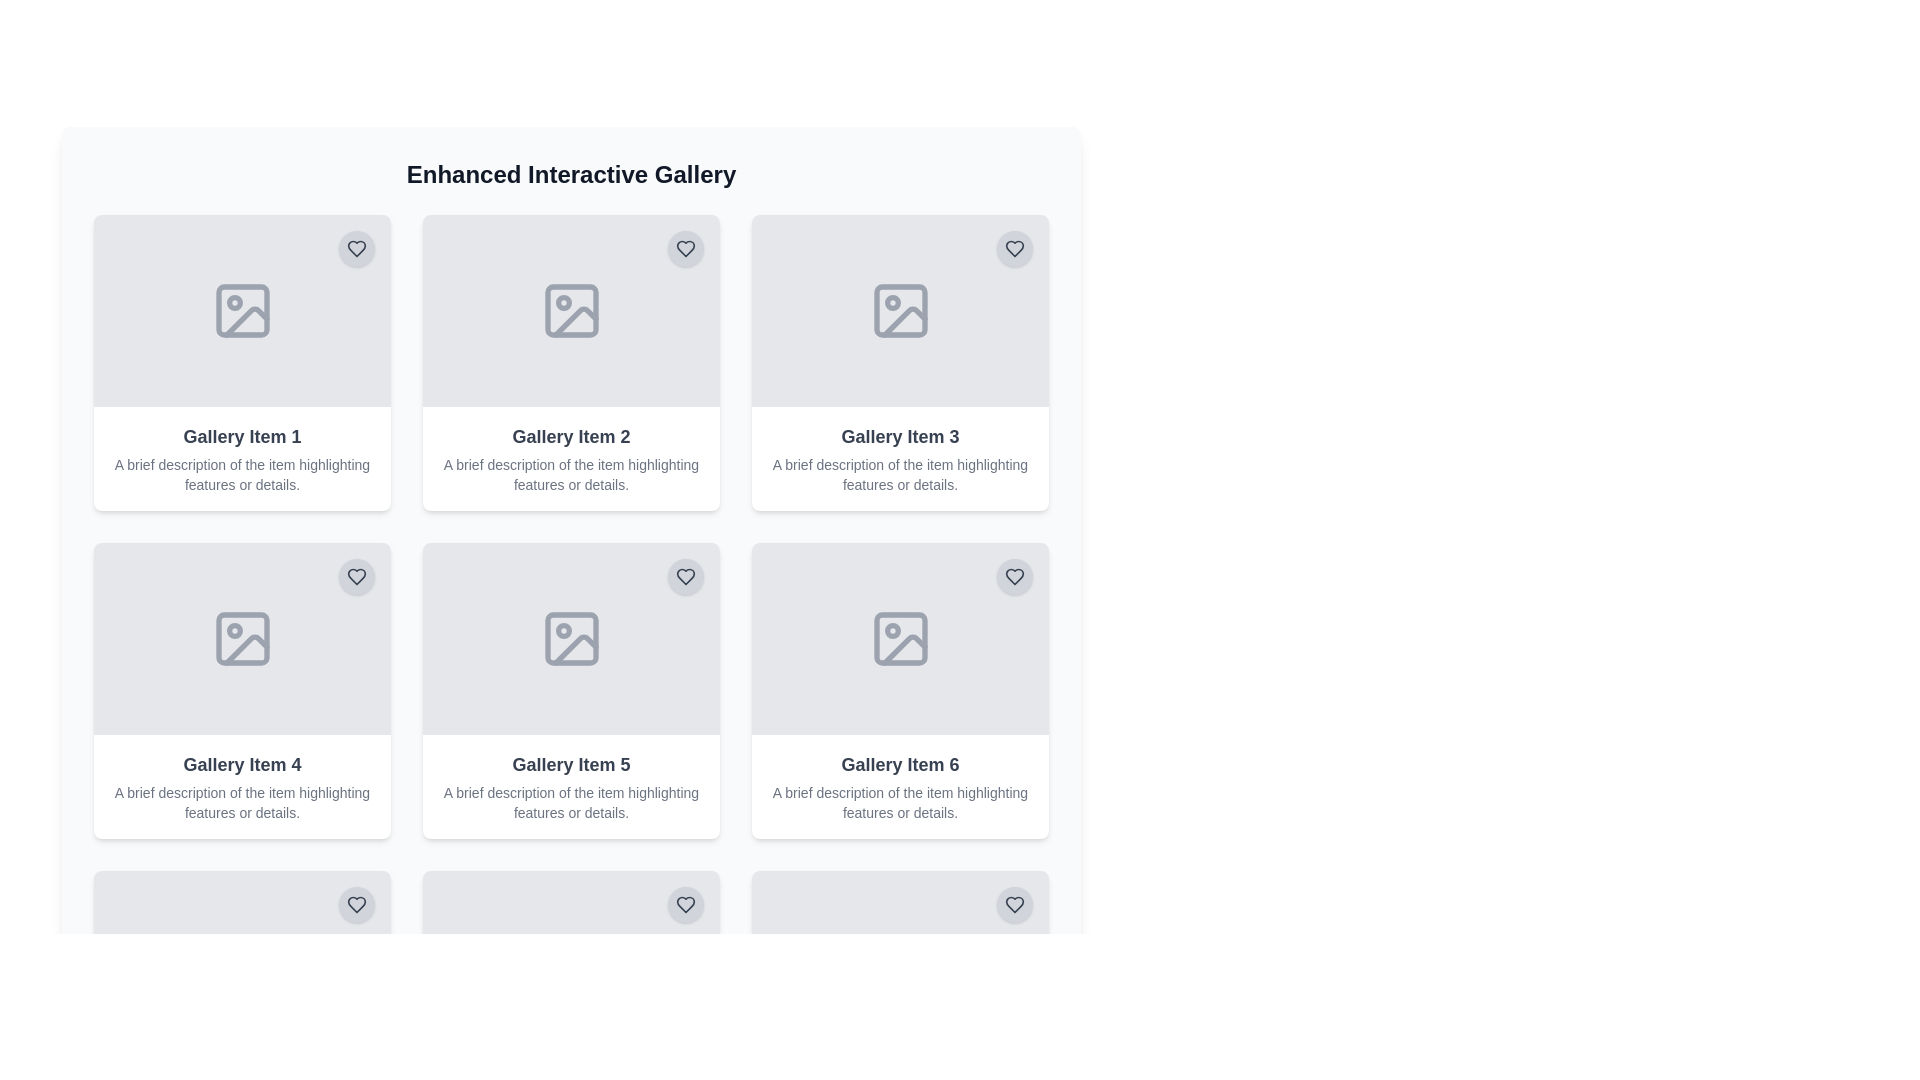  What do you see at coordinates (1014, 248) in the screenshot?
I see `the favorite button located at the top-right corner of the card representing 'Gallery Item 3' to like or favorite the item` at bounding box center [1014, 248].